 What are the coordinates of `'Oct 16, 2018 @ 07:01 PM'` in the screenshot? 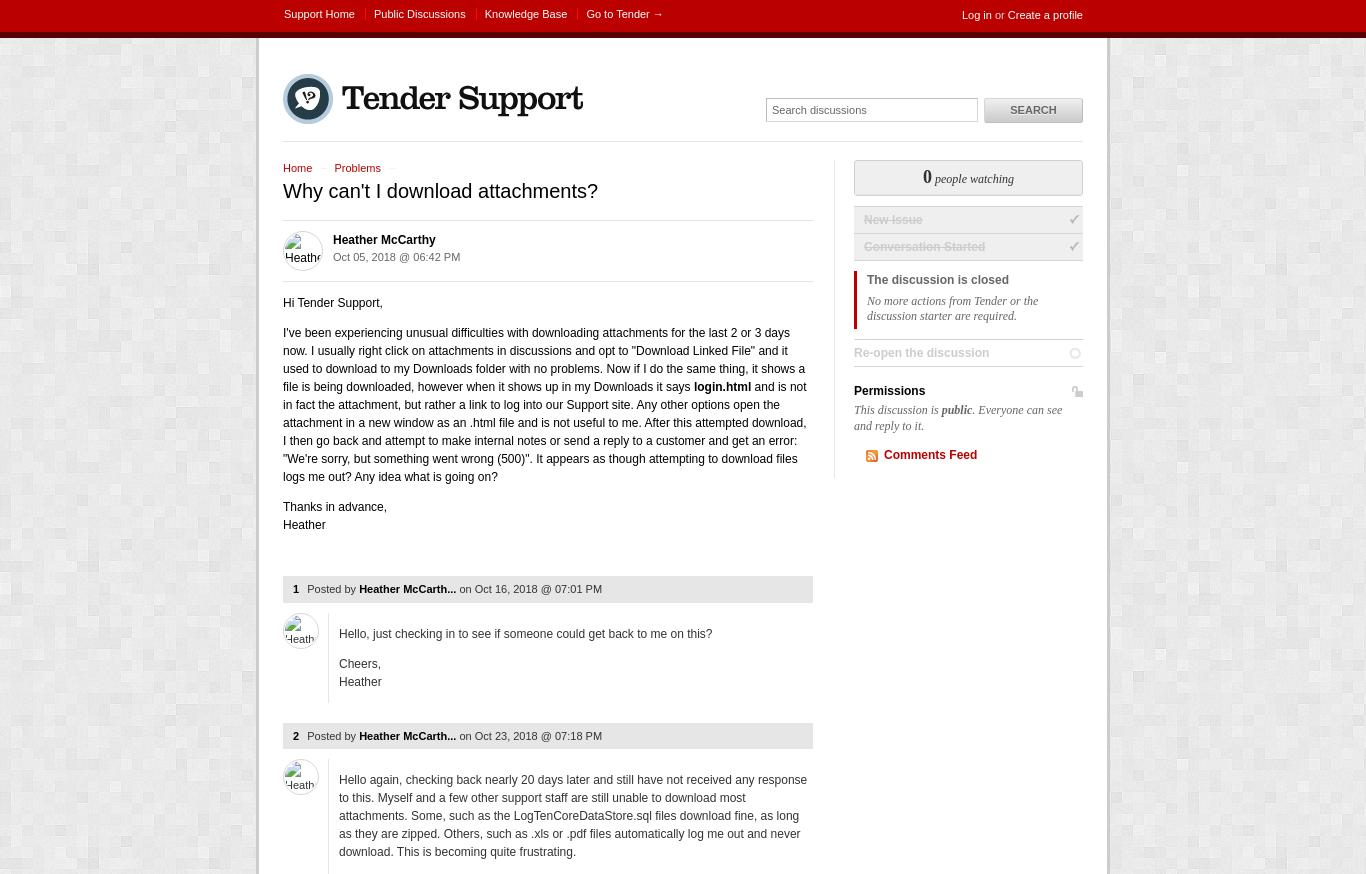 It's located at (538, 587).